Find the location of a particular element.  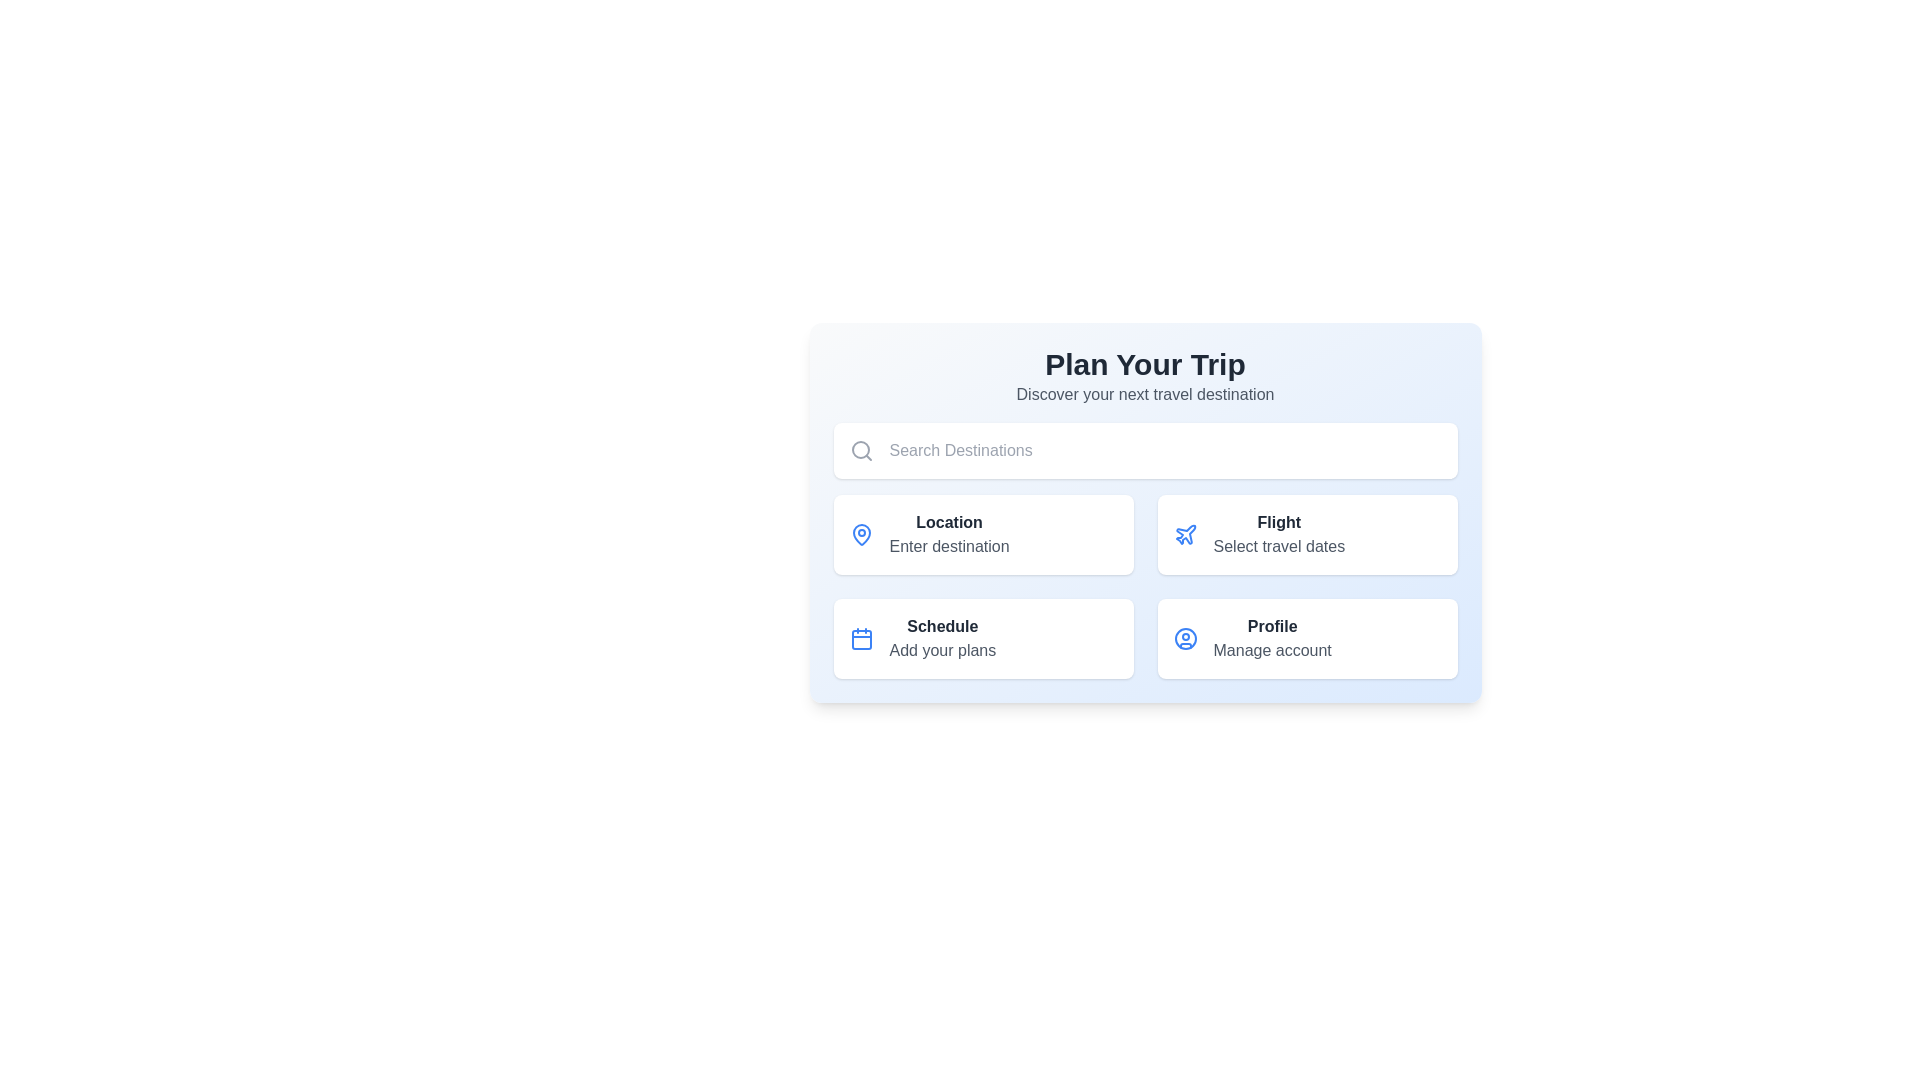

the rectangular component within the calendar icon of the 'Schedule' button, located in the lower-left section of the interface is located at coordinates (861, 640).